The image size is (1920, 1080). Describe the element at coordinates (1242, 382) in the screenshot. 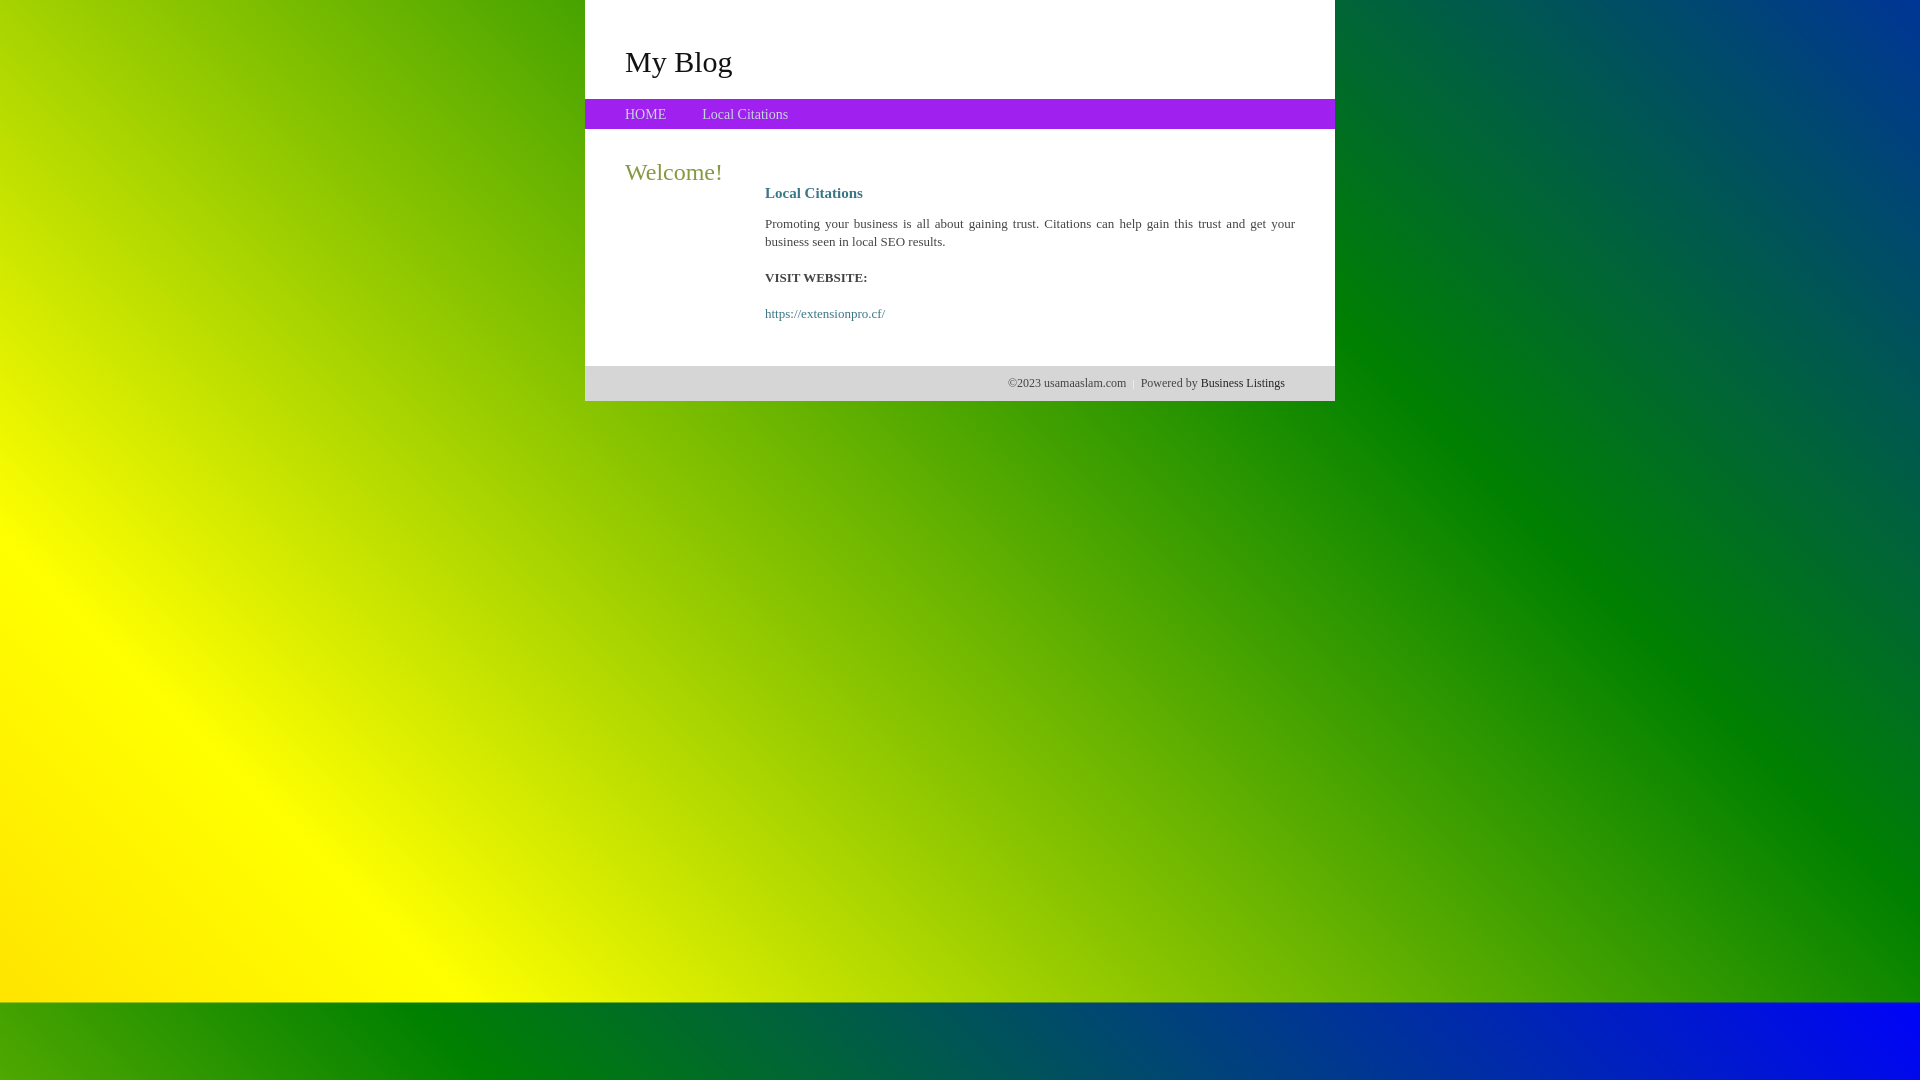

I see `'Business Listings'` at that location.